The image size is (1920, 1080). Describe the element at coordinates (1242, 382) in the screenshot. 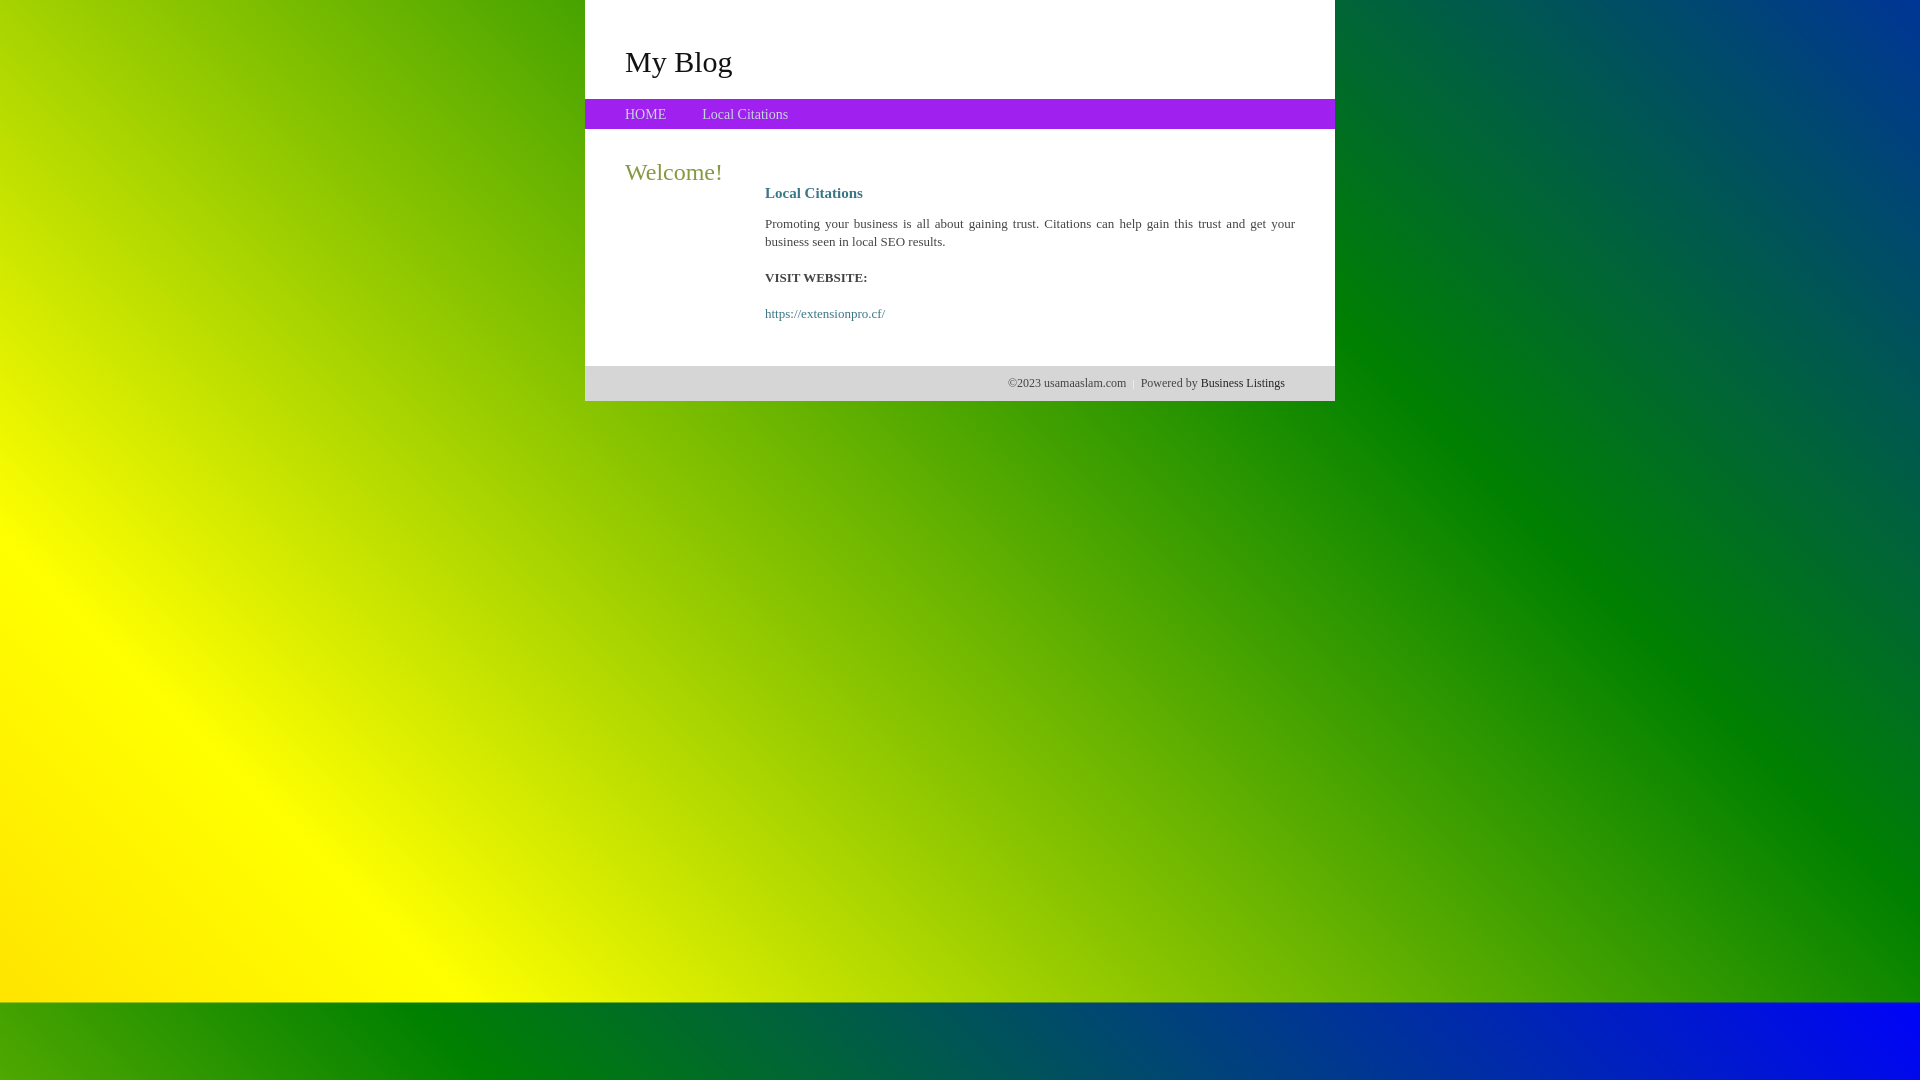

I see `'Business Listings'` at that location.